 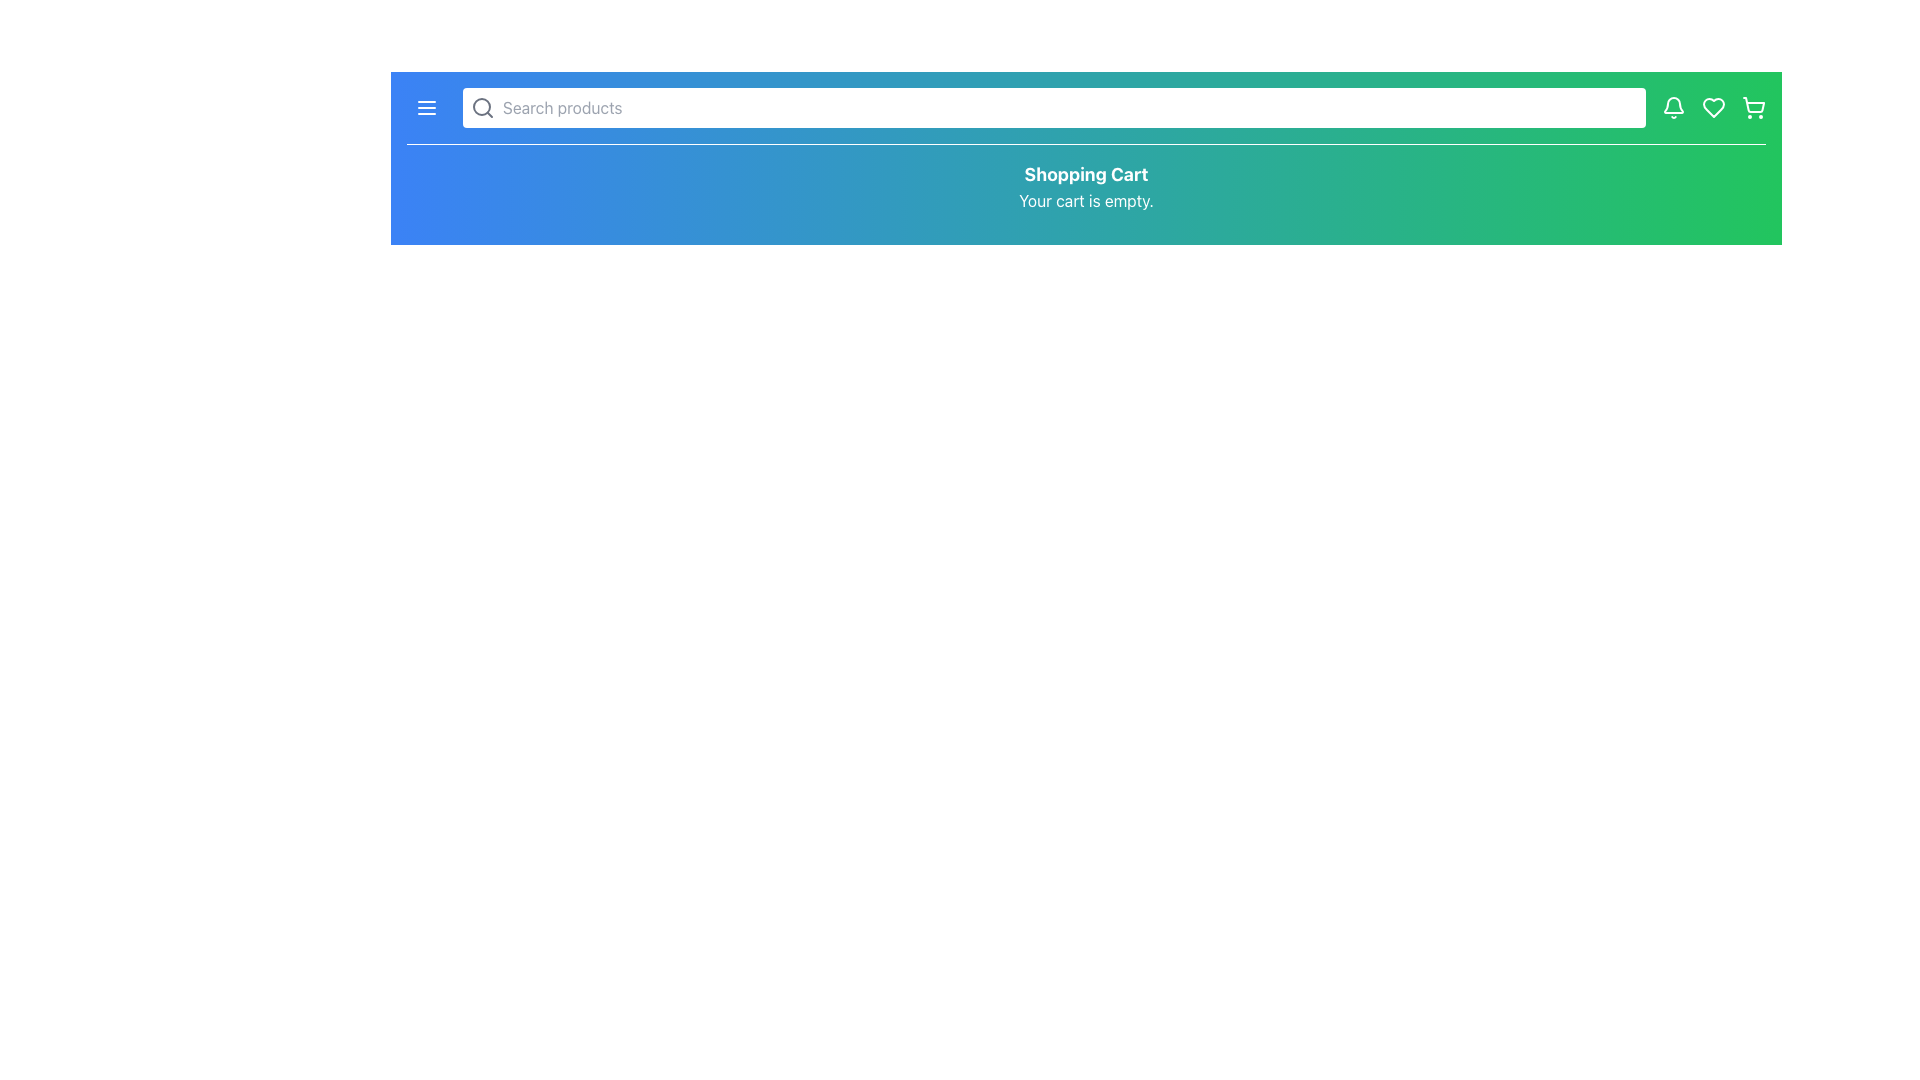 I want to click on the notification icon, which is a bell shape located in the top-right corner of the navigation bar, so click(x=1674, y=105).